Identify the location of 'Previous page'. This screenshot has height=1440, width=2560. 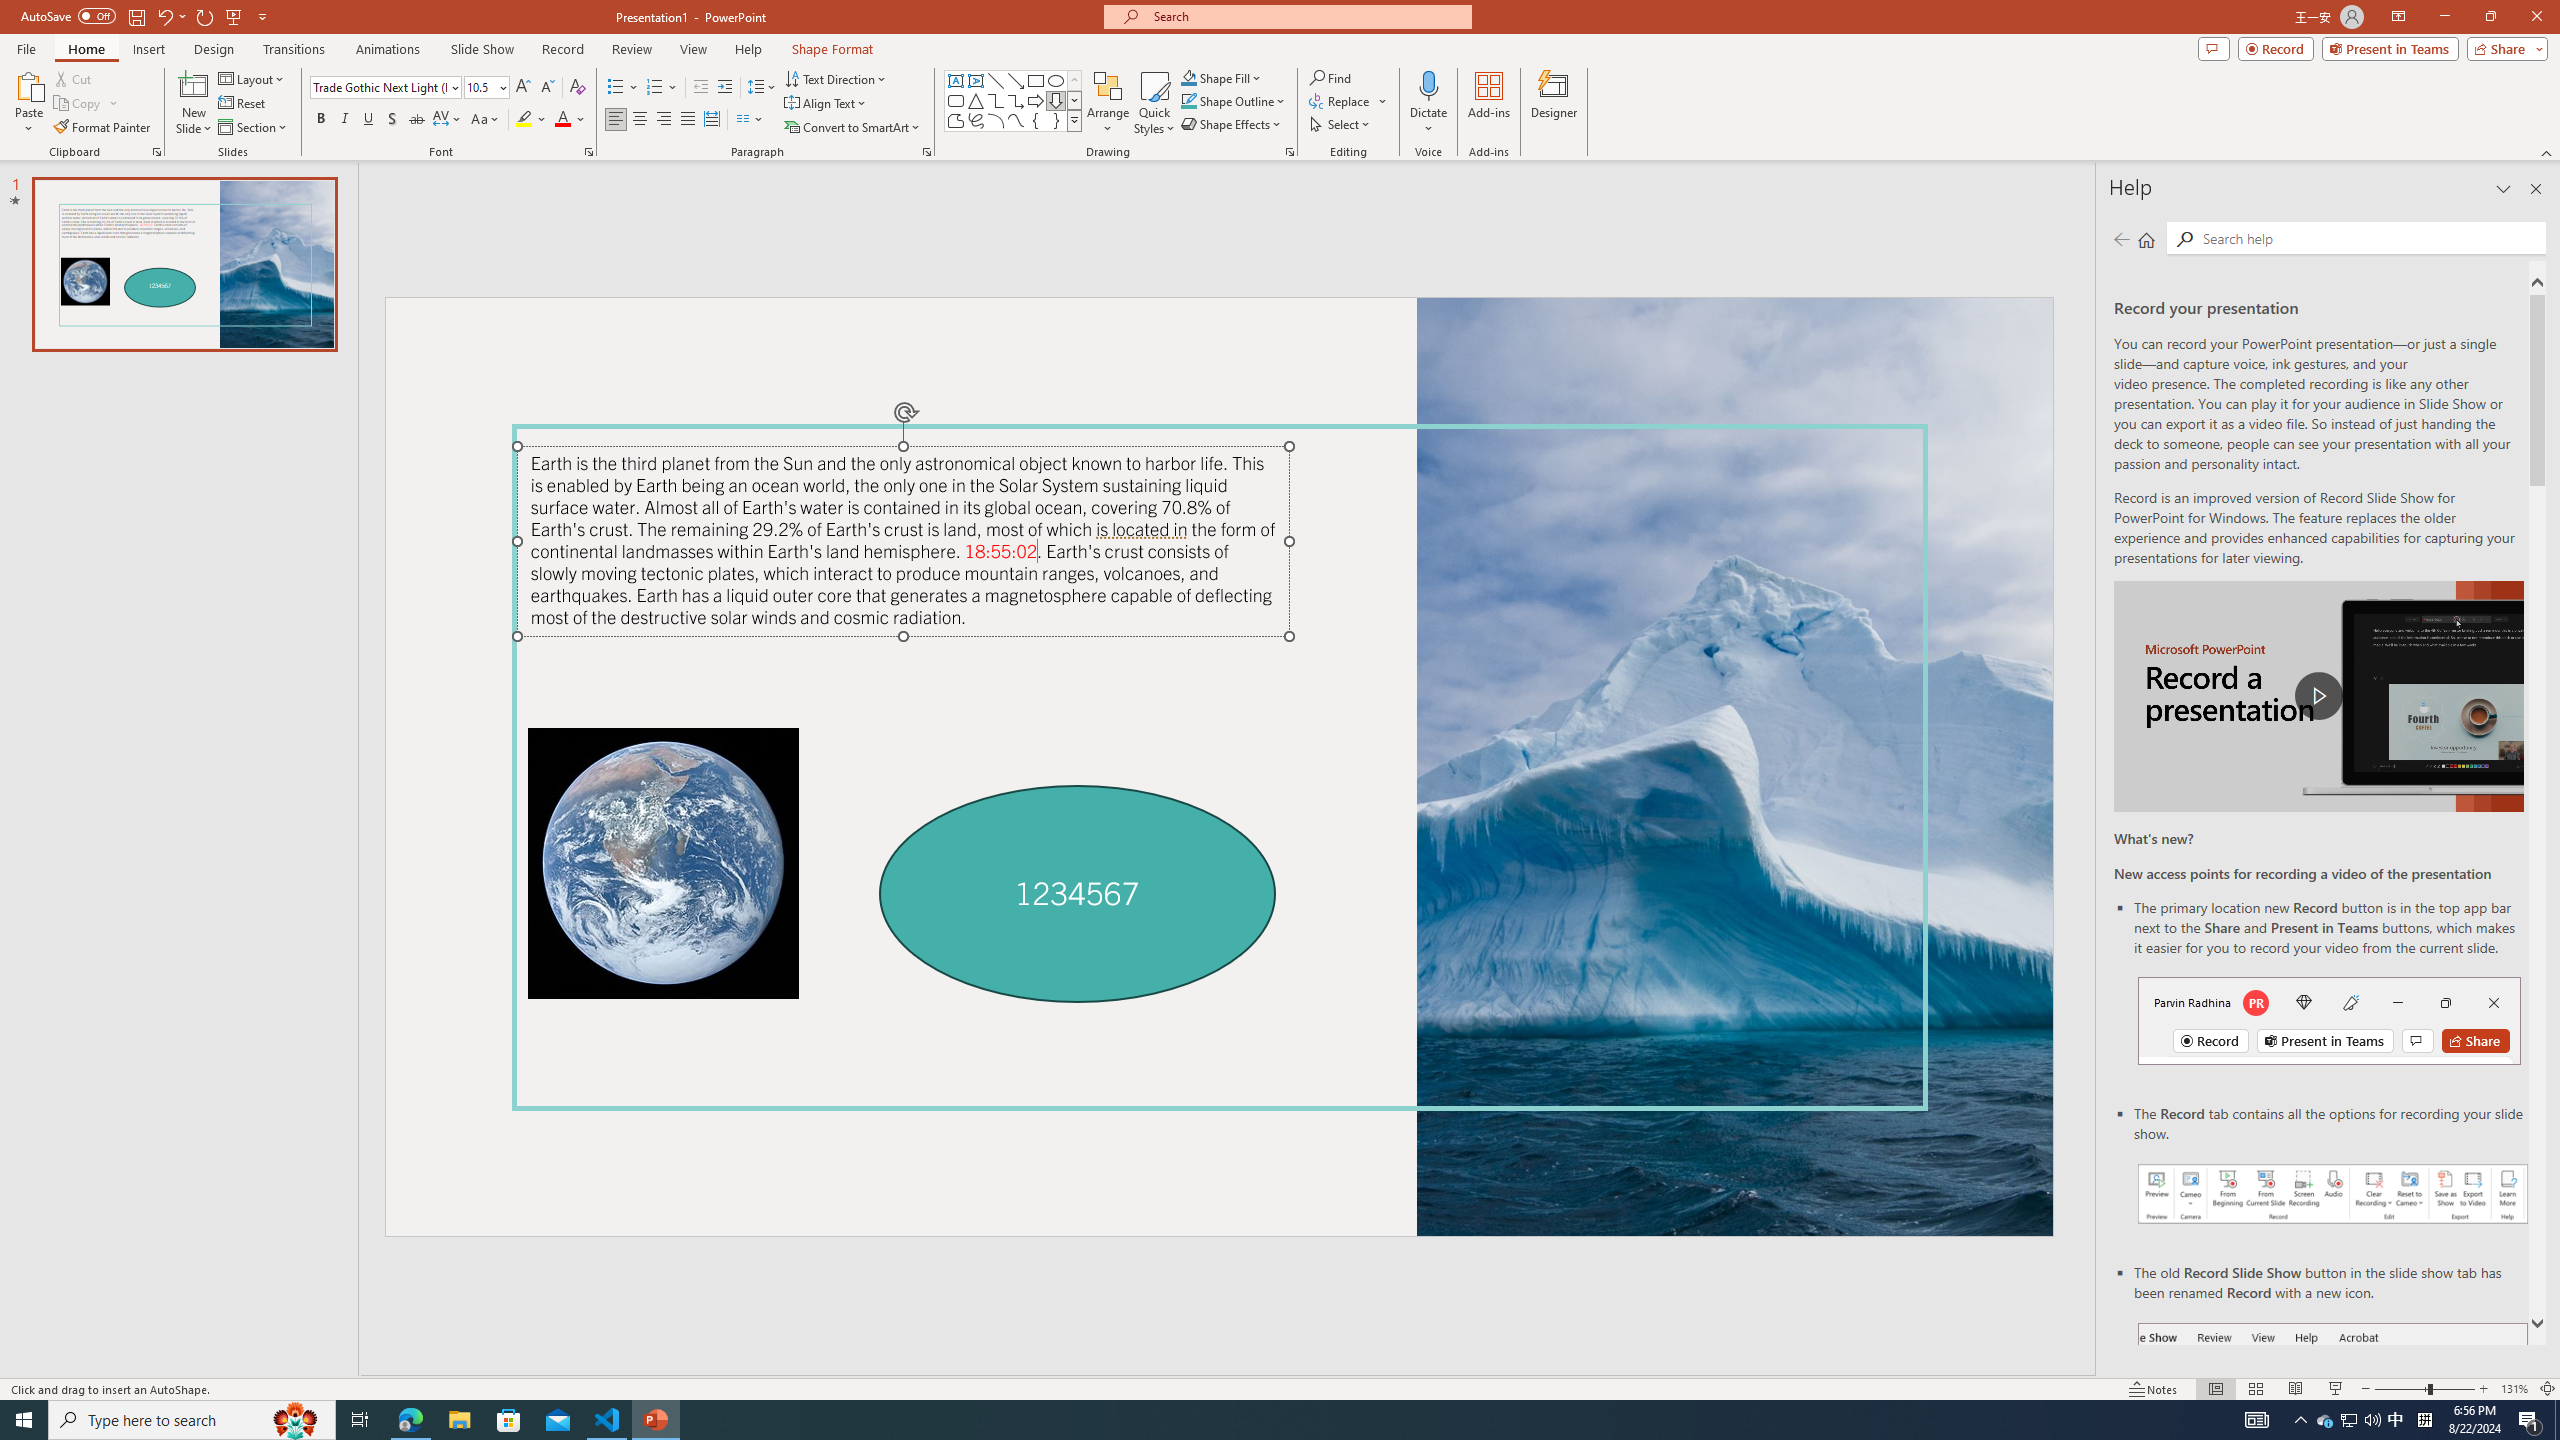
(2121, 238).